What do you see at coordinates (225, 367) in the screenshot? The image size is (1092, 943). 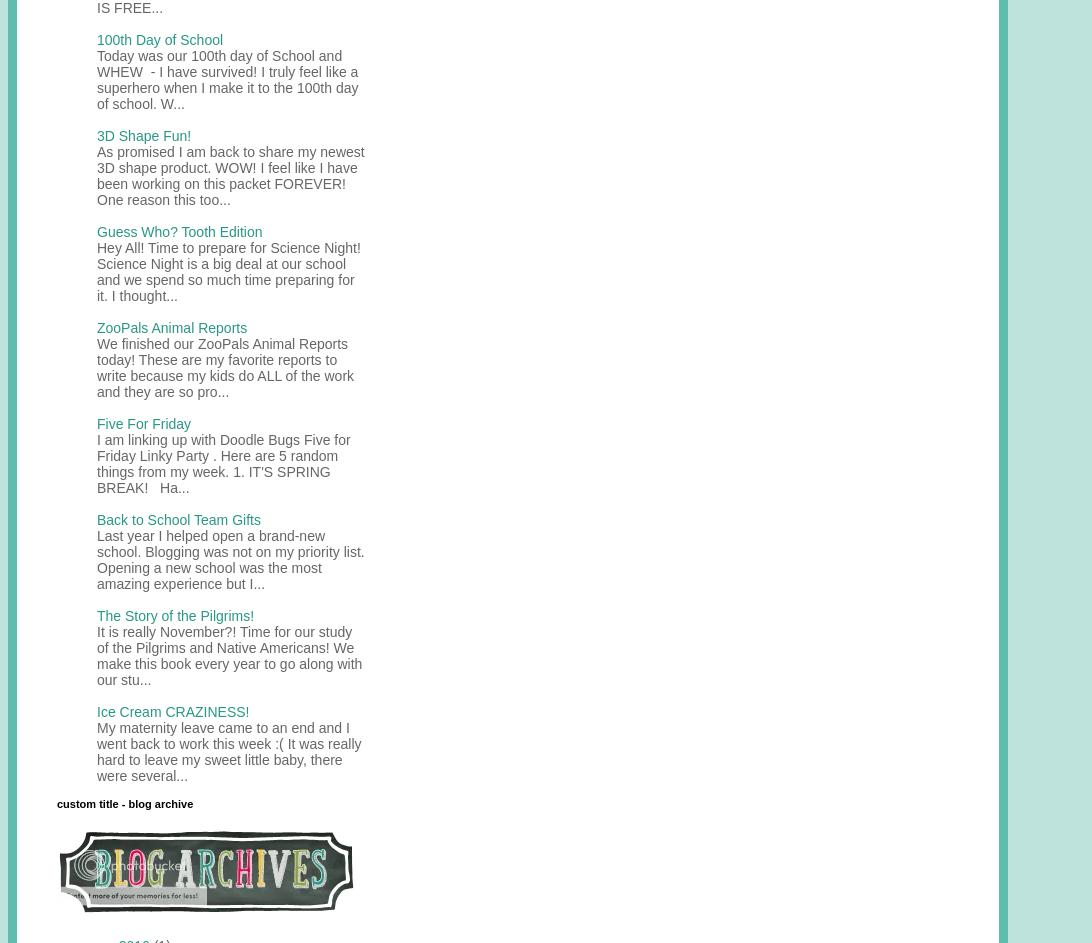 I see `'We finished our ZooPals Animal Reports today! These are my favorite reports to write because my kids do ALL of the work and they are so pro...'` at bounding box center [225, 367].